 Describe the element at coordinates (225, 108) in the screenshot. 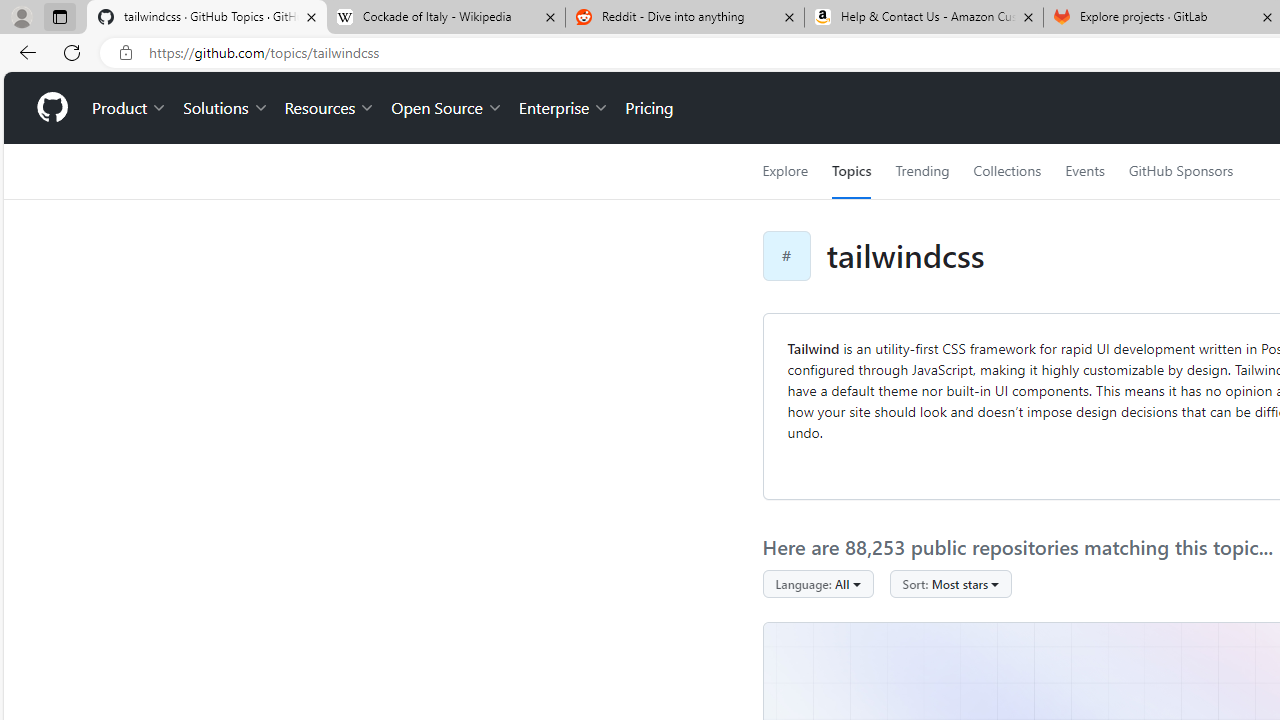

I see `'Solutions'` at that location.